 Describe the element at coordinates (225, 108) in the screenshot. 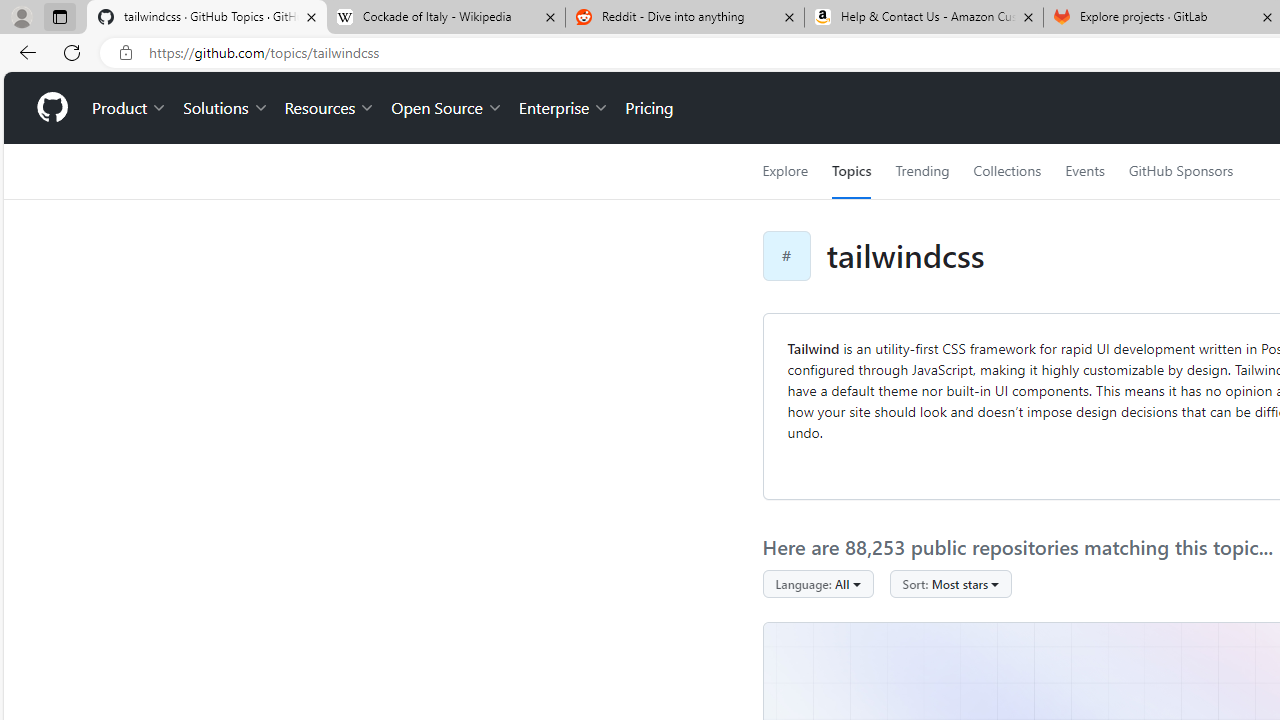

I see `'Solutions'` at that location.